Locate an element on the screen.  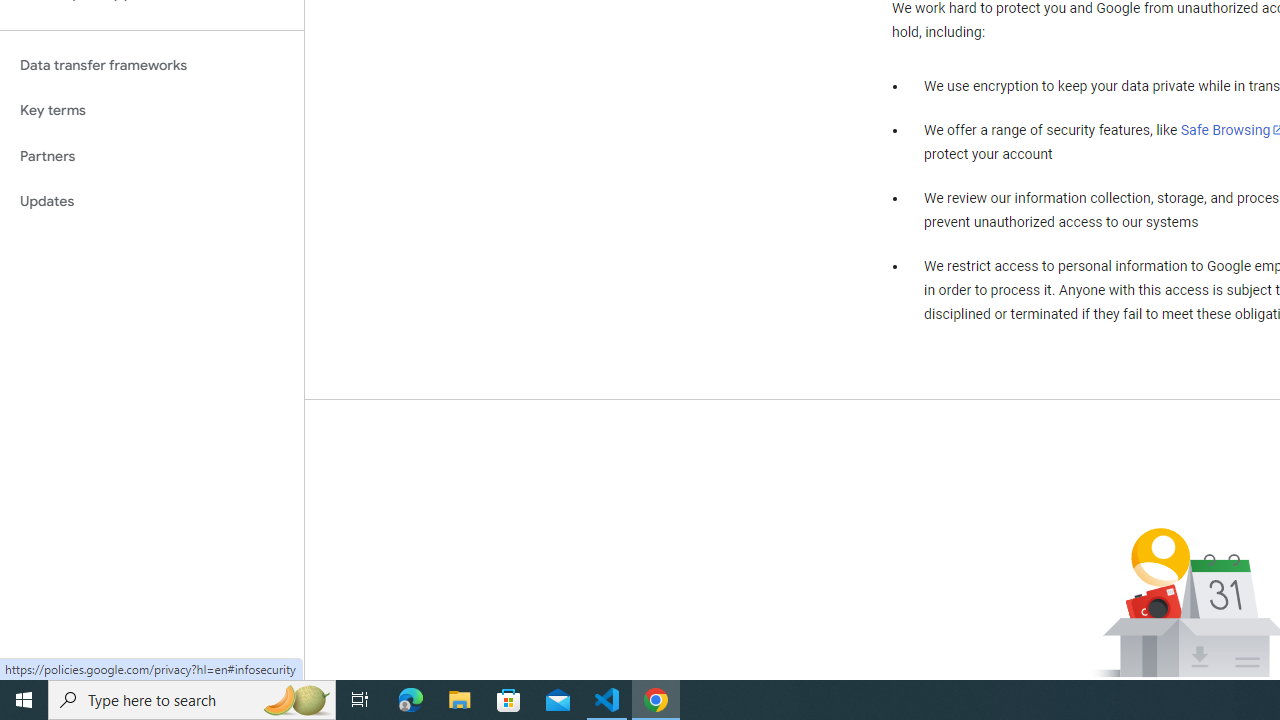
'Partners' is located at coordinates (151, 155).